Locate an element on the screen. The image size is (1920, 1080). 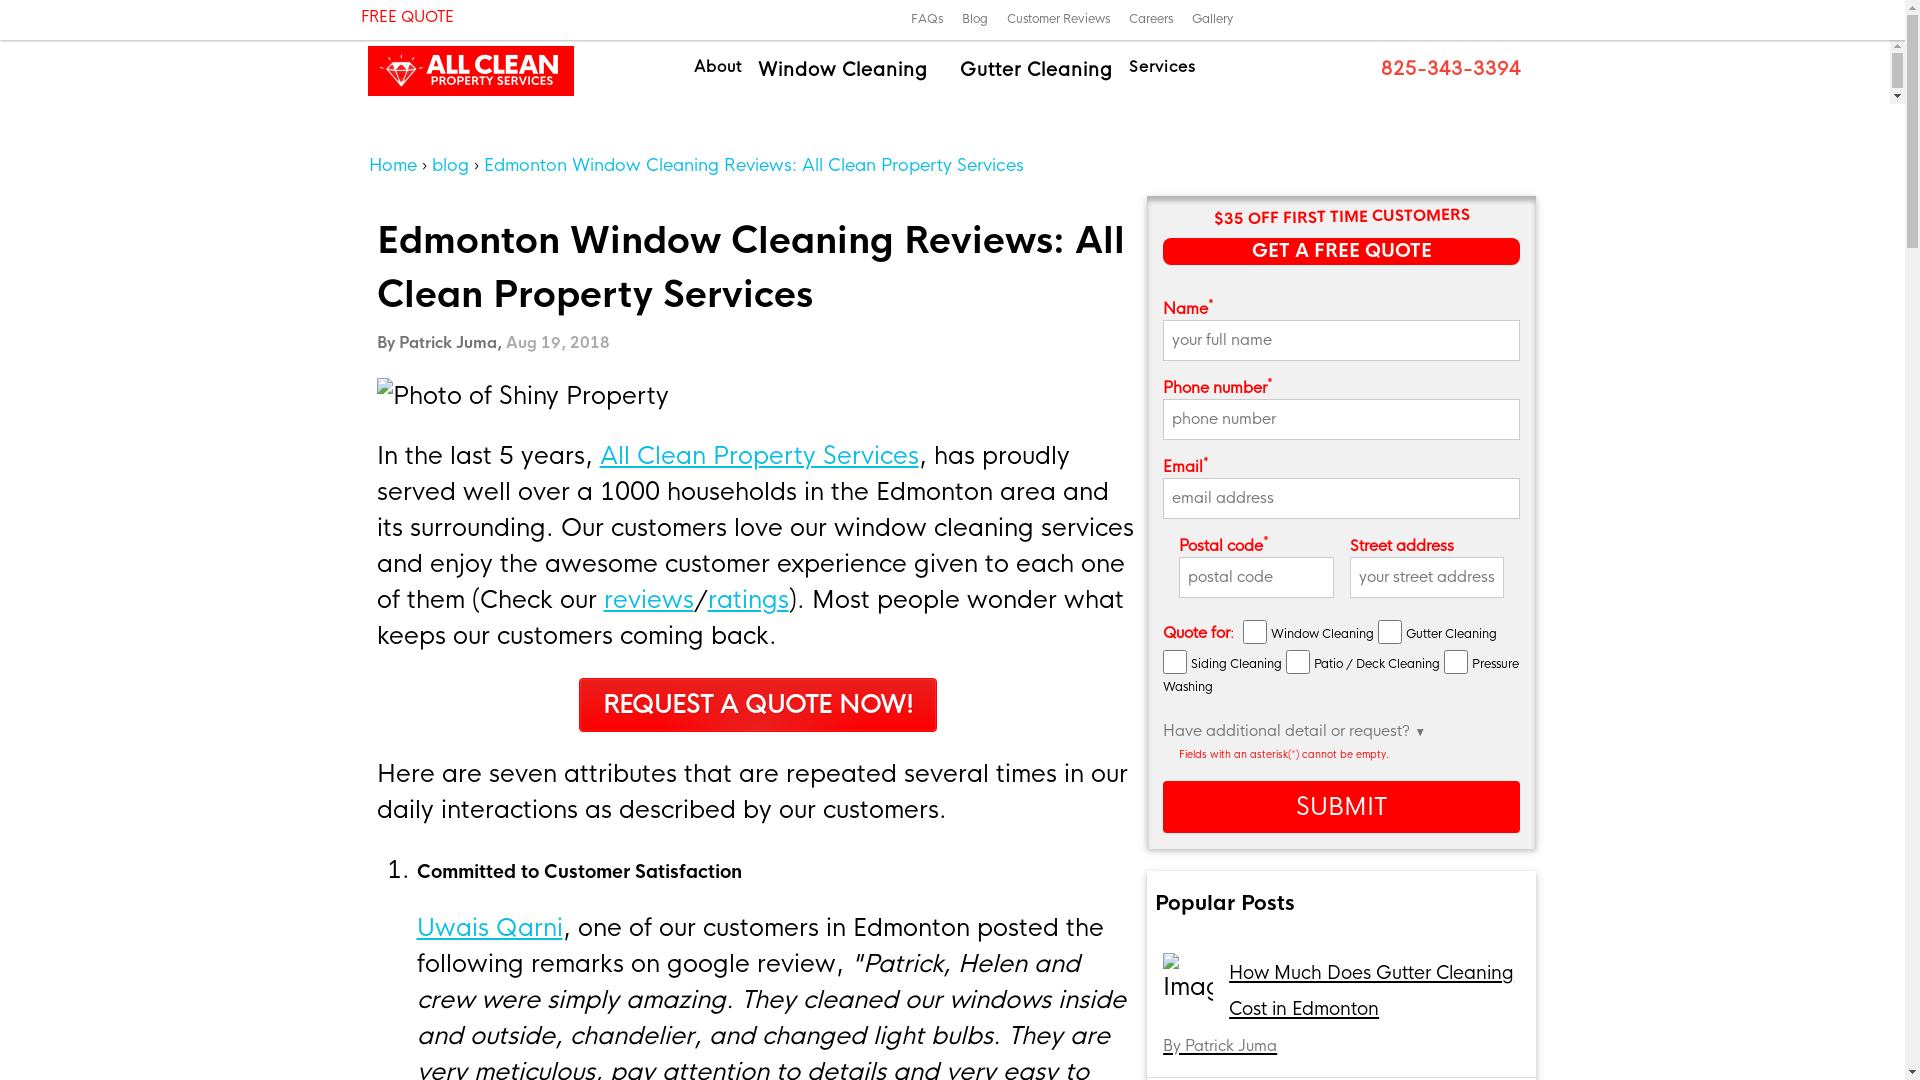
'Gallery' is located at coordinates (1211, 19).